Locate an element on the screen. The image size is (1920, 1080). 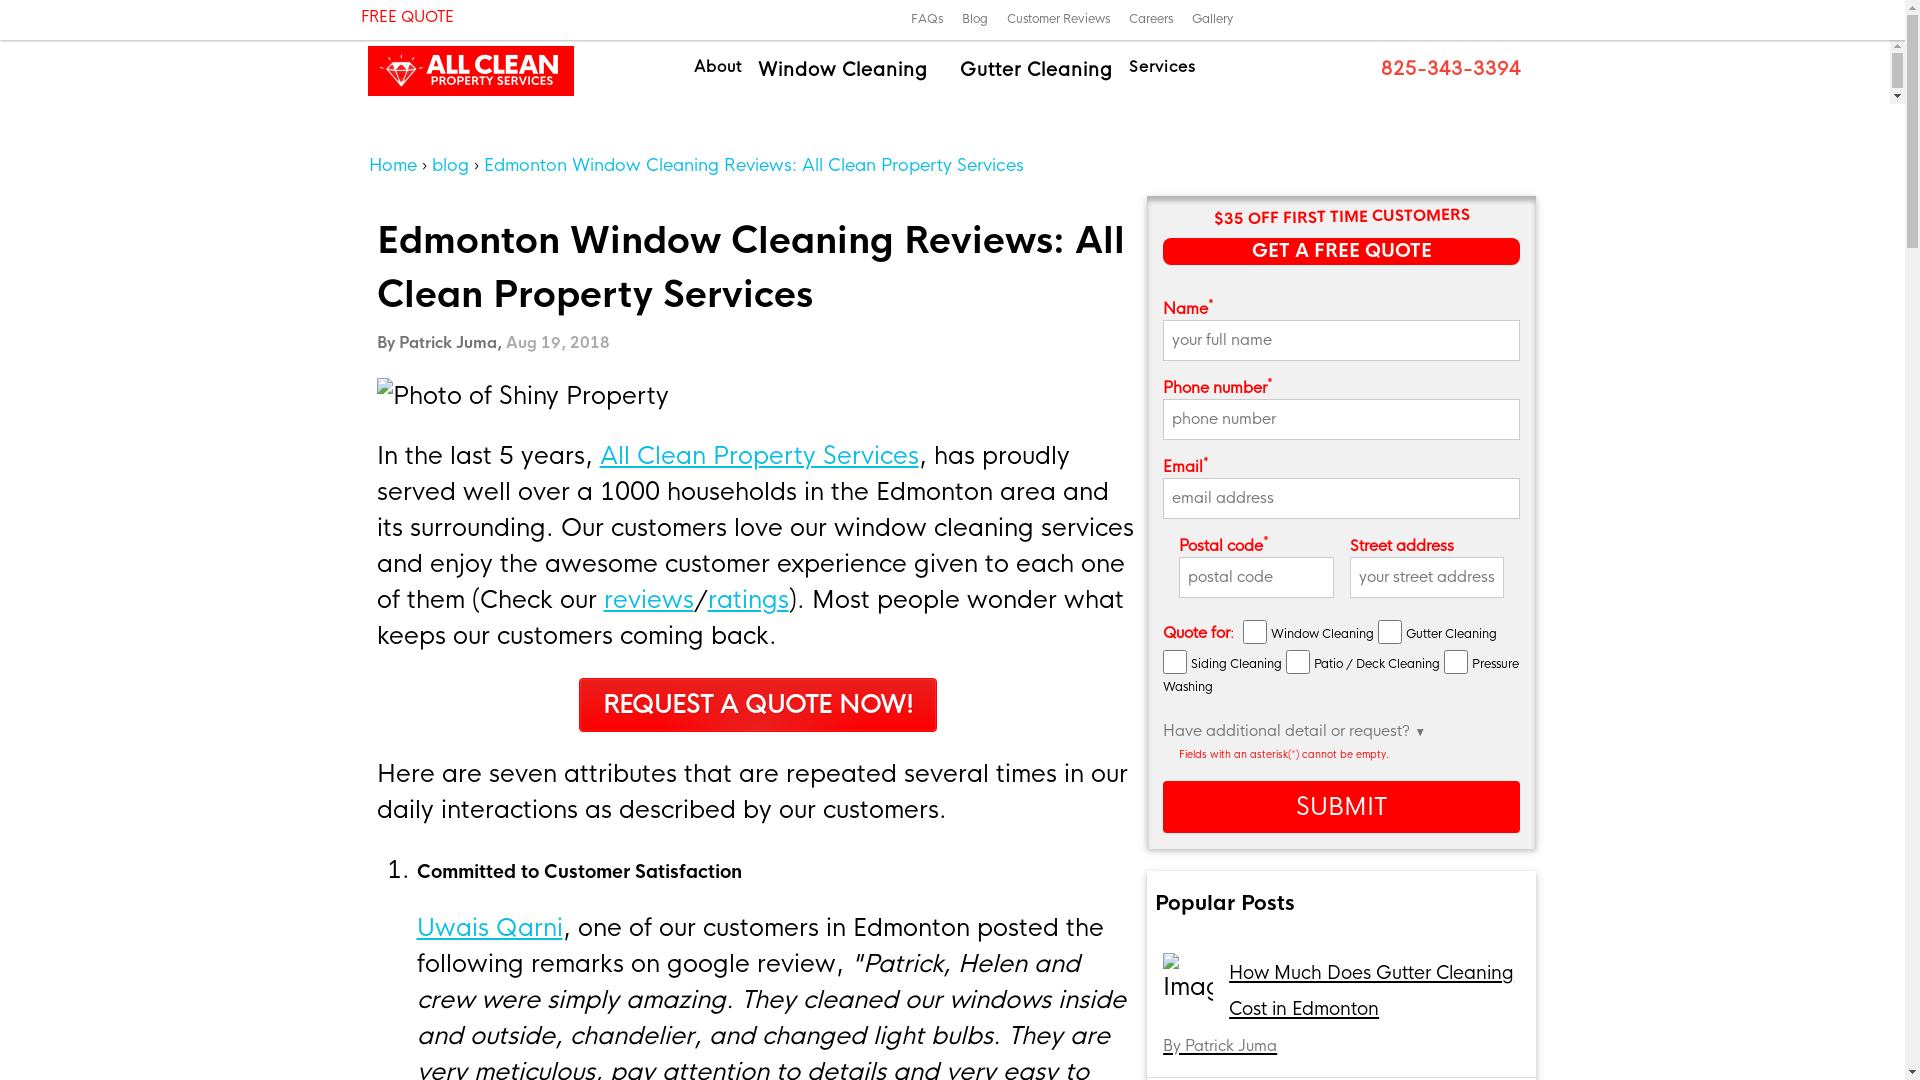
'Gallery' is located at coordinates (1211, 19).